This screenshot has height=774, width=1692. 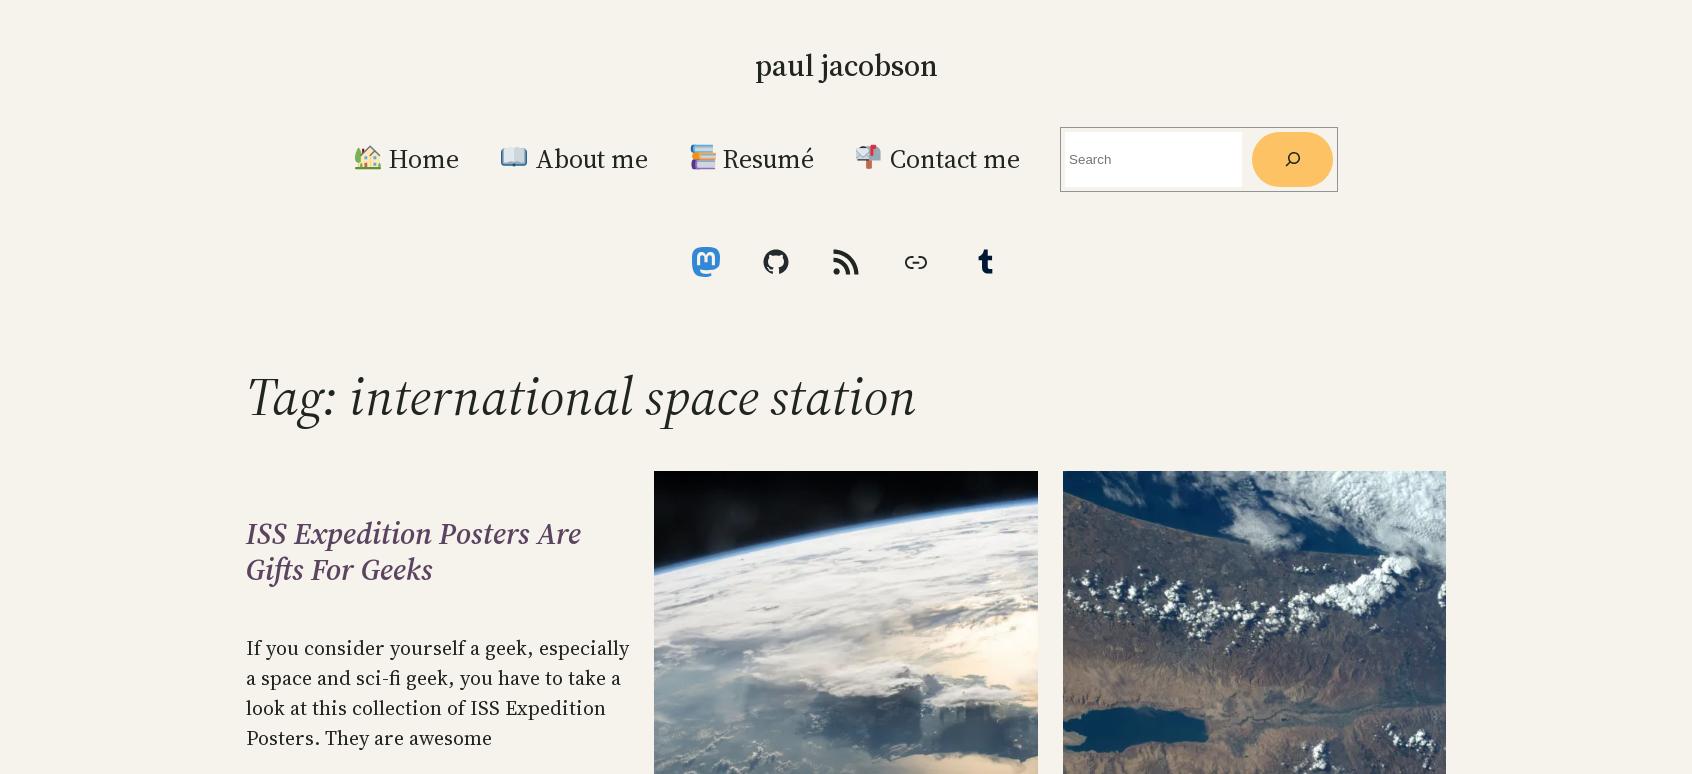 What do you see at coordinates (1207, 131) in the screenshot?
I see `'Oldest'` at bounding box center [1207, 131].